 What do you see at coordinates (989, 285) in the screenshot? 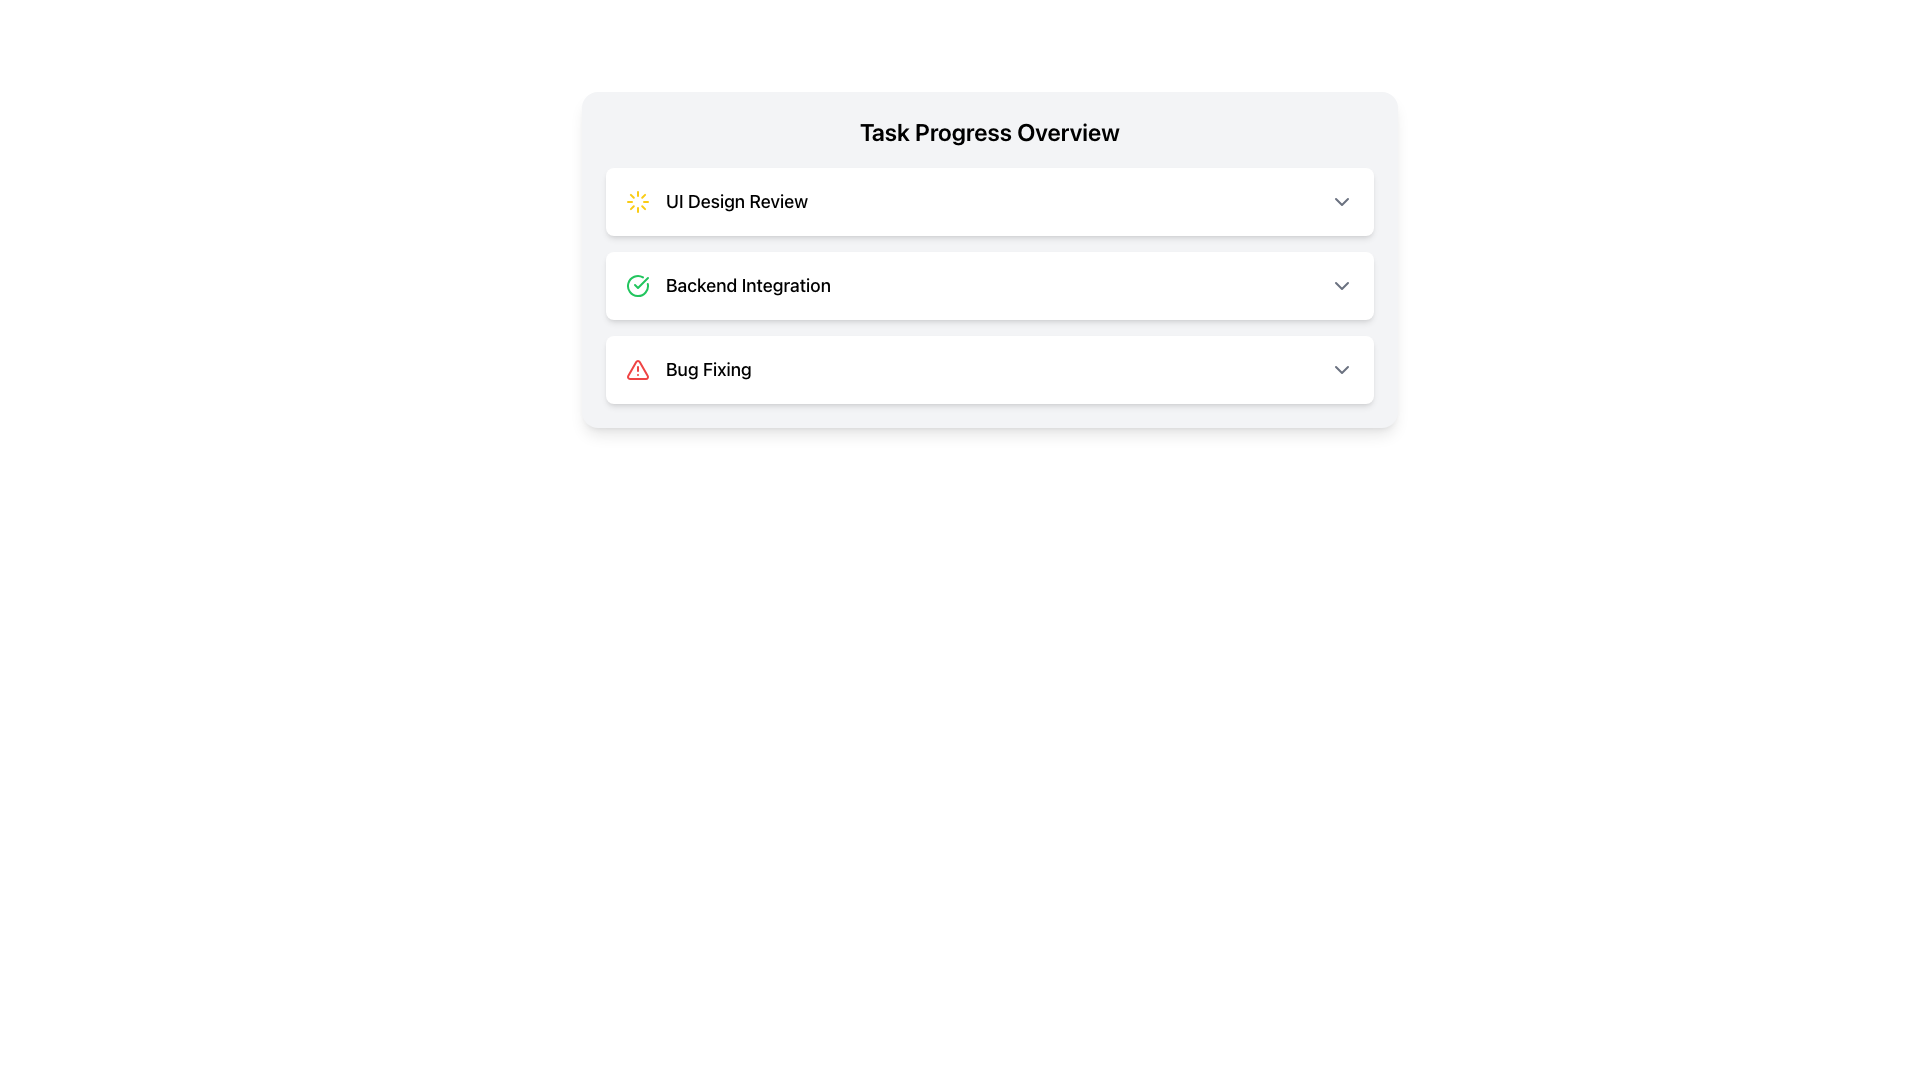
I see `the second collapsible task item titled 'Backend Integration' under the 'Task Progress Overview' section` at bounding box center [989, 285].